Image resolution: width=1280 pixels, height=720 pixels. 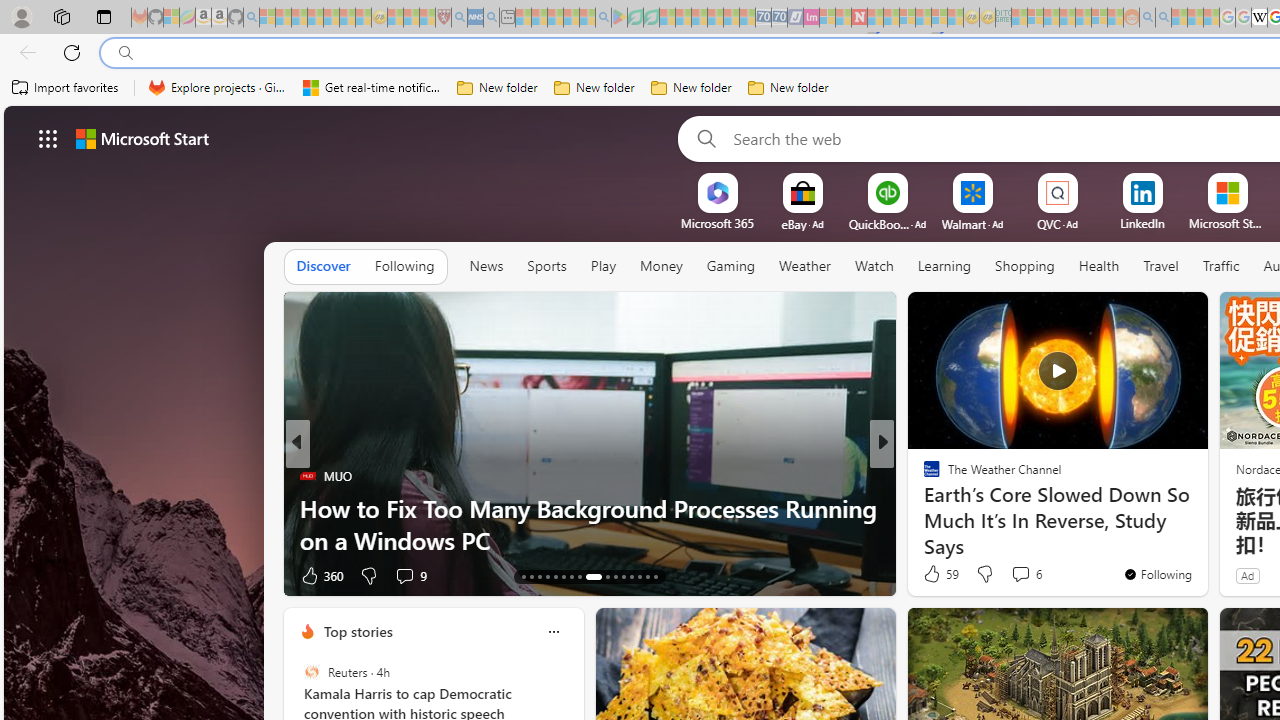 I want to click on 'Money', so click(x=661, y=266).